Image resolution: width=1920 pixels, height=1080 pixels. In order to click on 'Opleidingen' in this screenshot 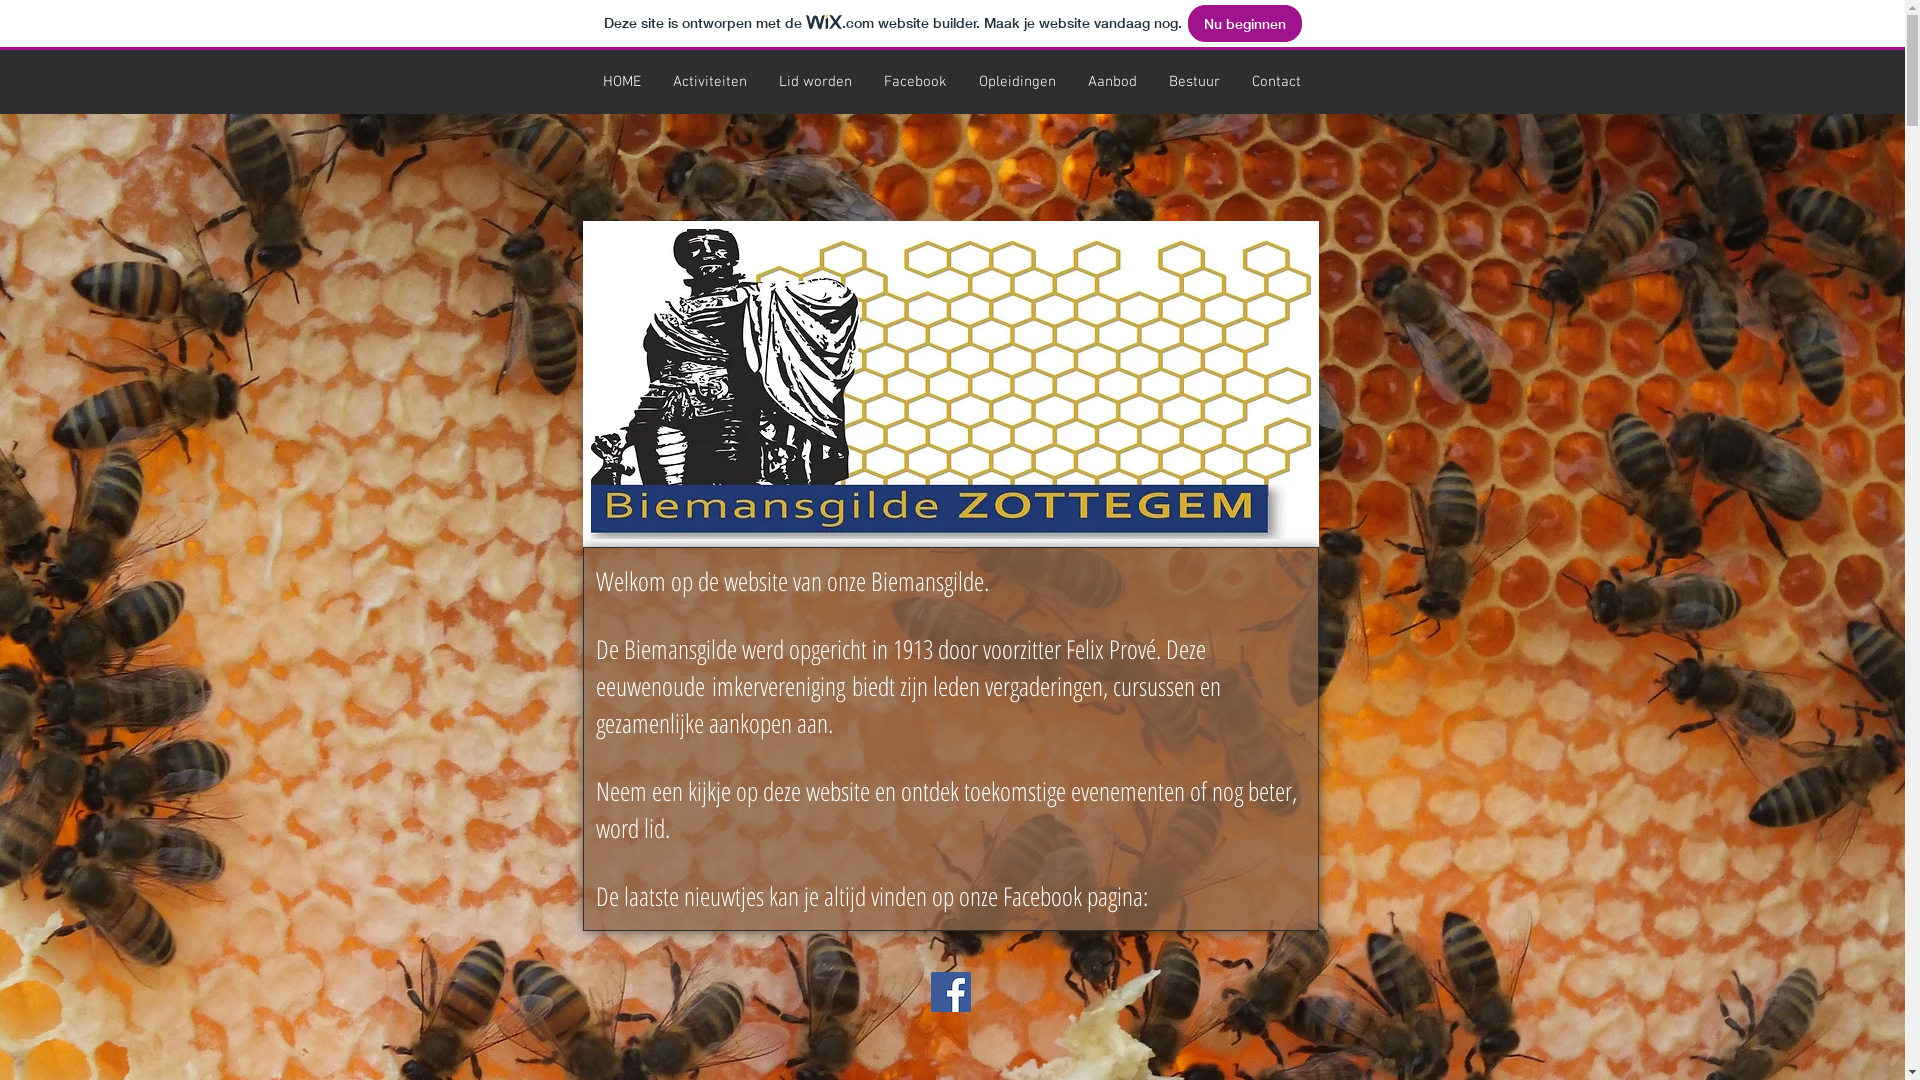, I will do `click(1016, 80)`.